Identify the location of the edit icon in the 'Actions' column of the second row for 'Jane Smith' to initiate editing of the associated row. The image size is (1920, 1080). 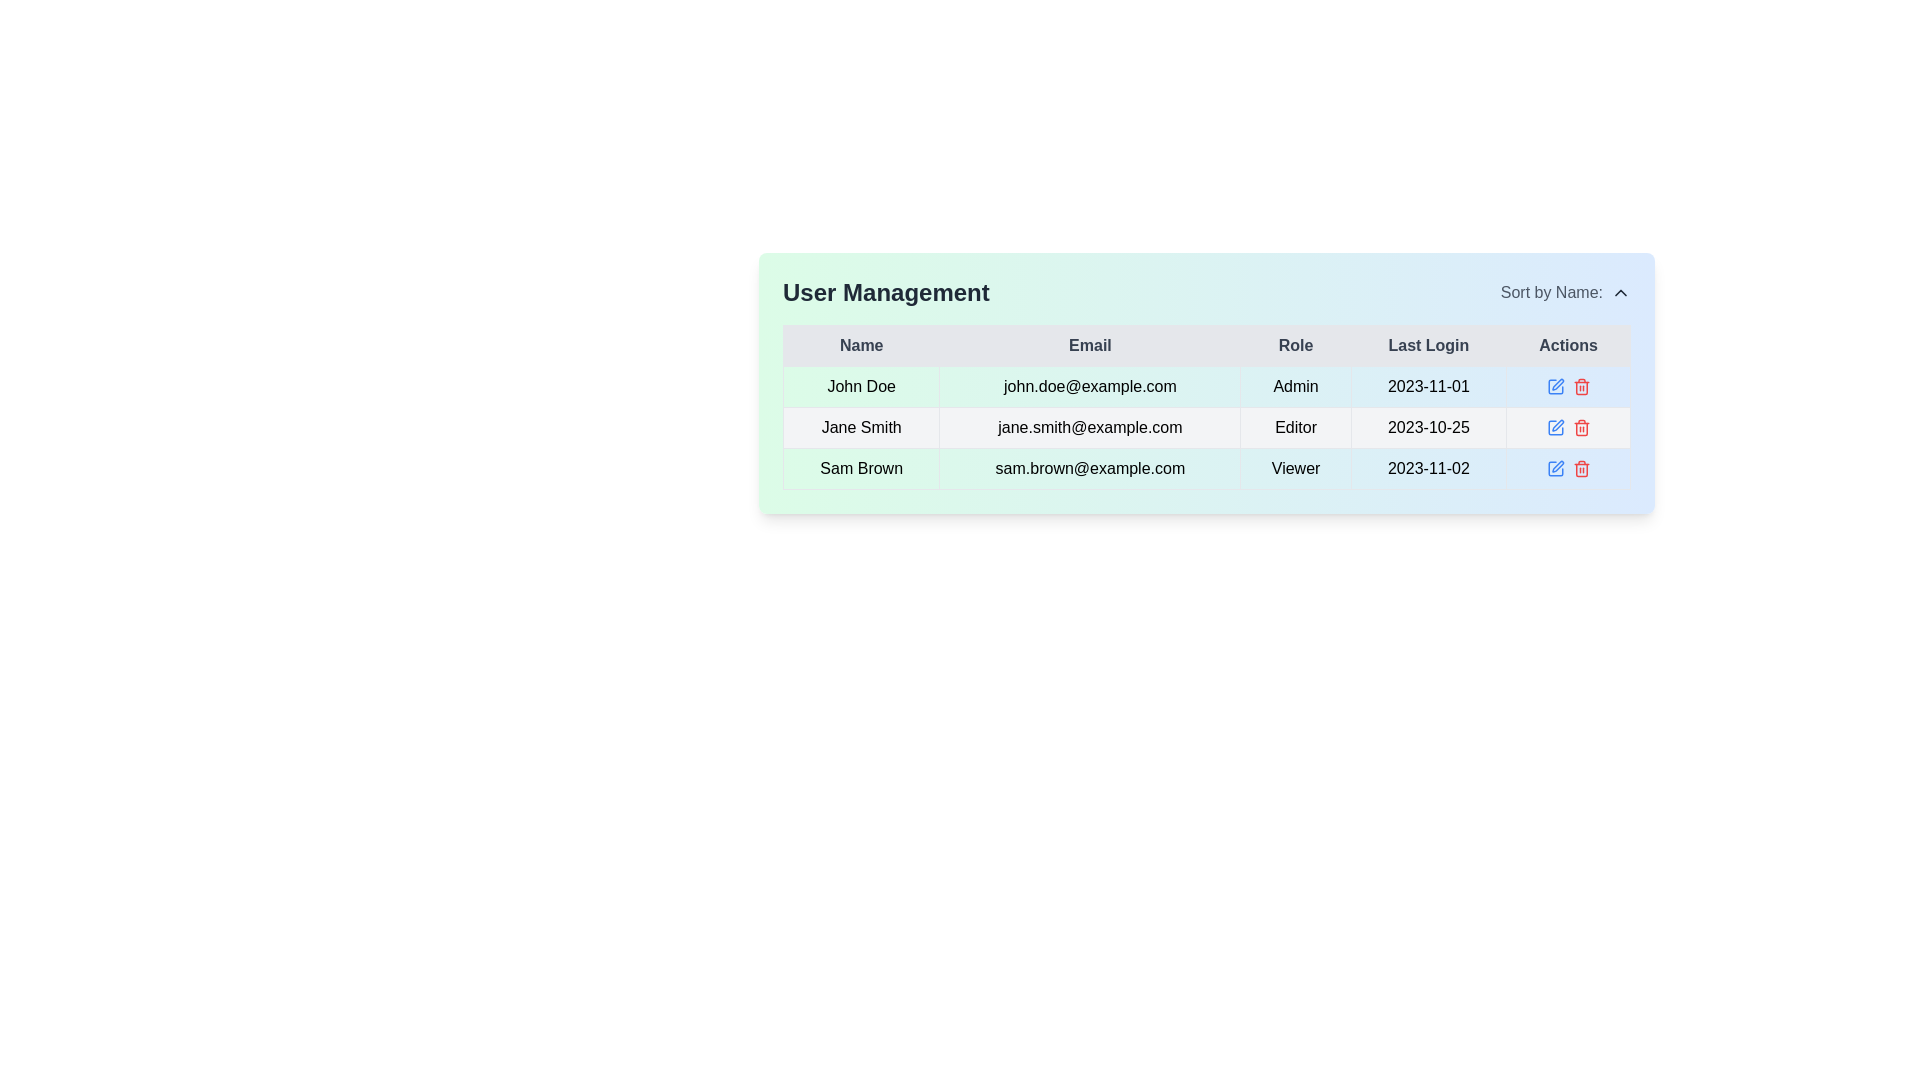
(1556, 424).